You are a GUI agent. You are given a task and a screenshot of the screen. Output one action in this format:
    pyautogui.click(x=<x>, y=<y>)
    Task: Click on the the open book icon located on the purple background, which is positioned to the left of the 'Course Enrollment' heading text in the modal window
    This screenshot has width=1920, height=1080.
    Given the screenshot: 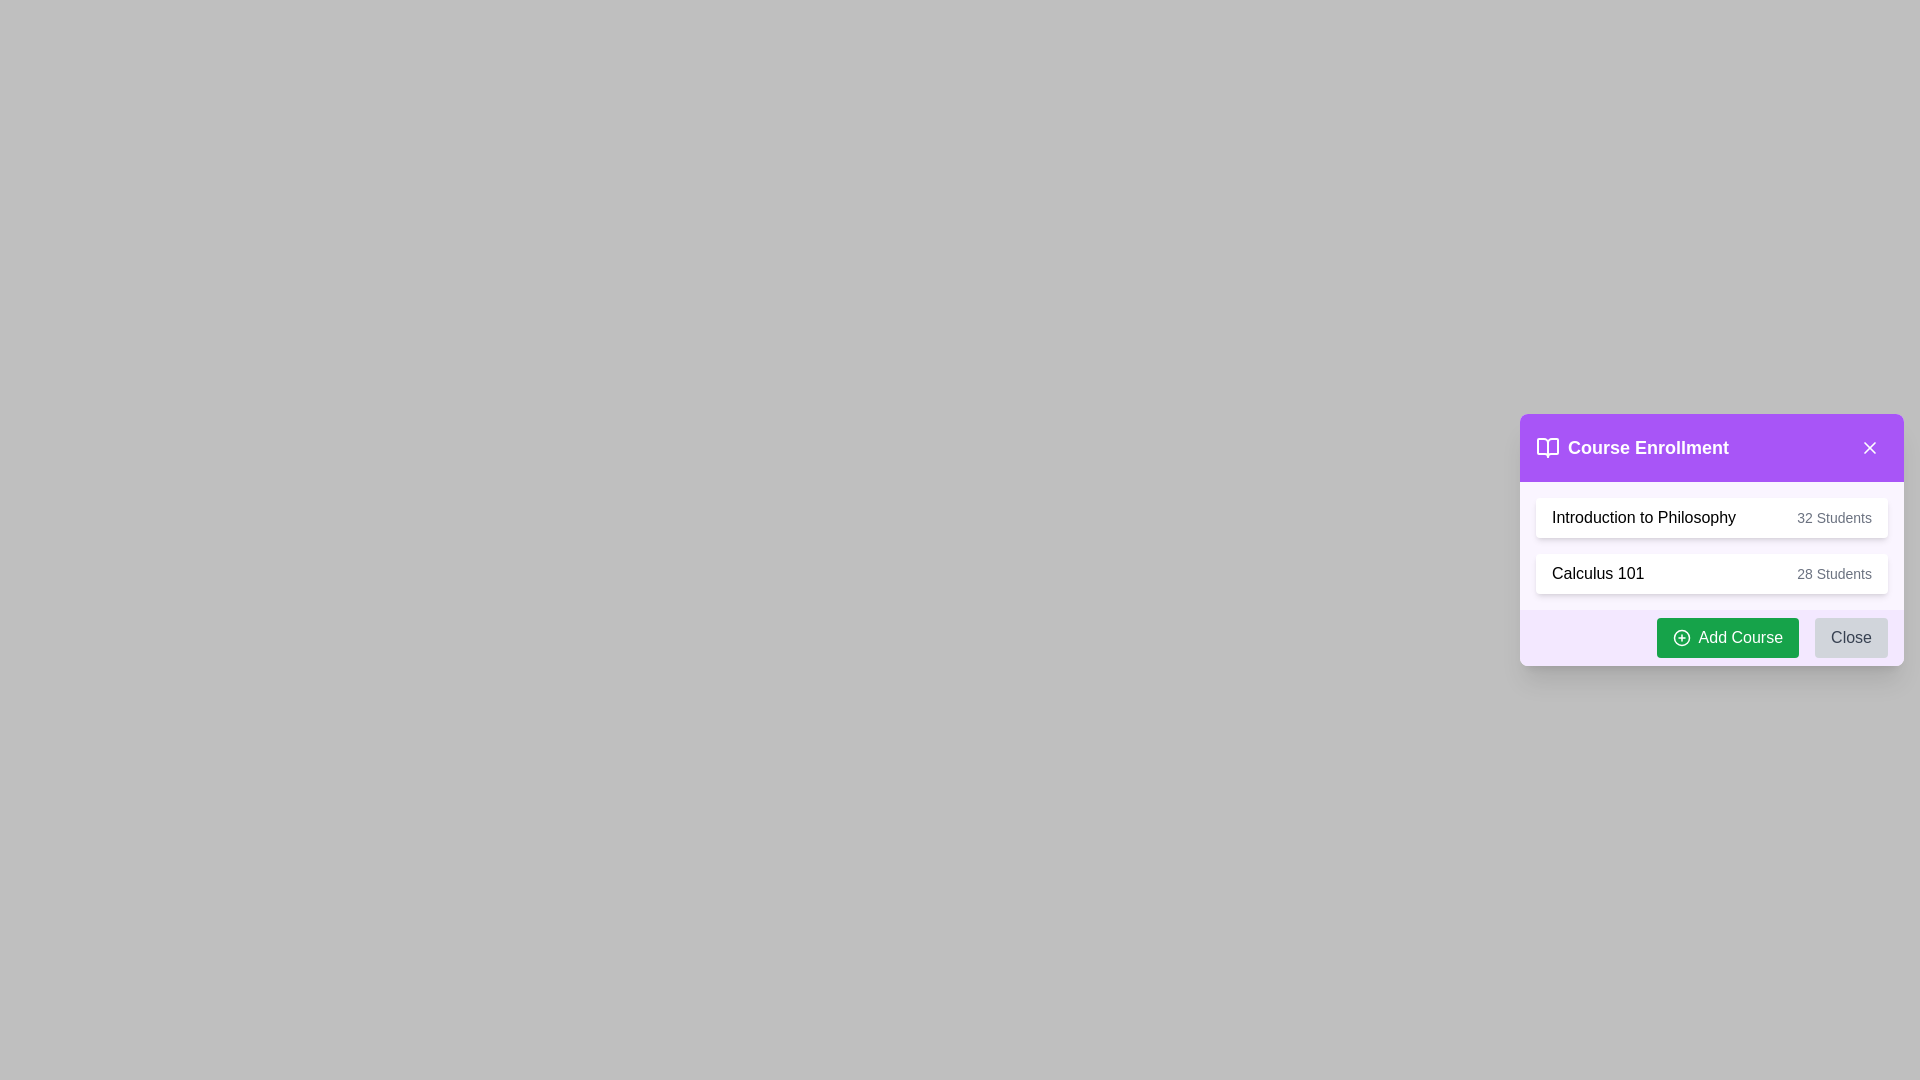 What is the action you would take?
    pyautogui.click(x=1547, y=446)
    